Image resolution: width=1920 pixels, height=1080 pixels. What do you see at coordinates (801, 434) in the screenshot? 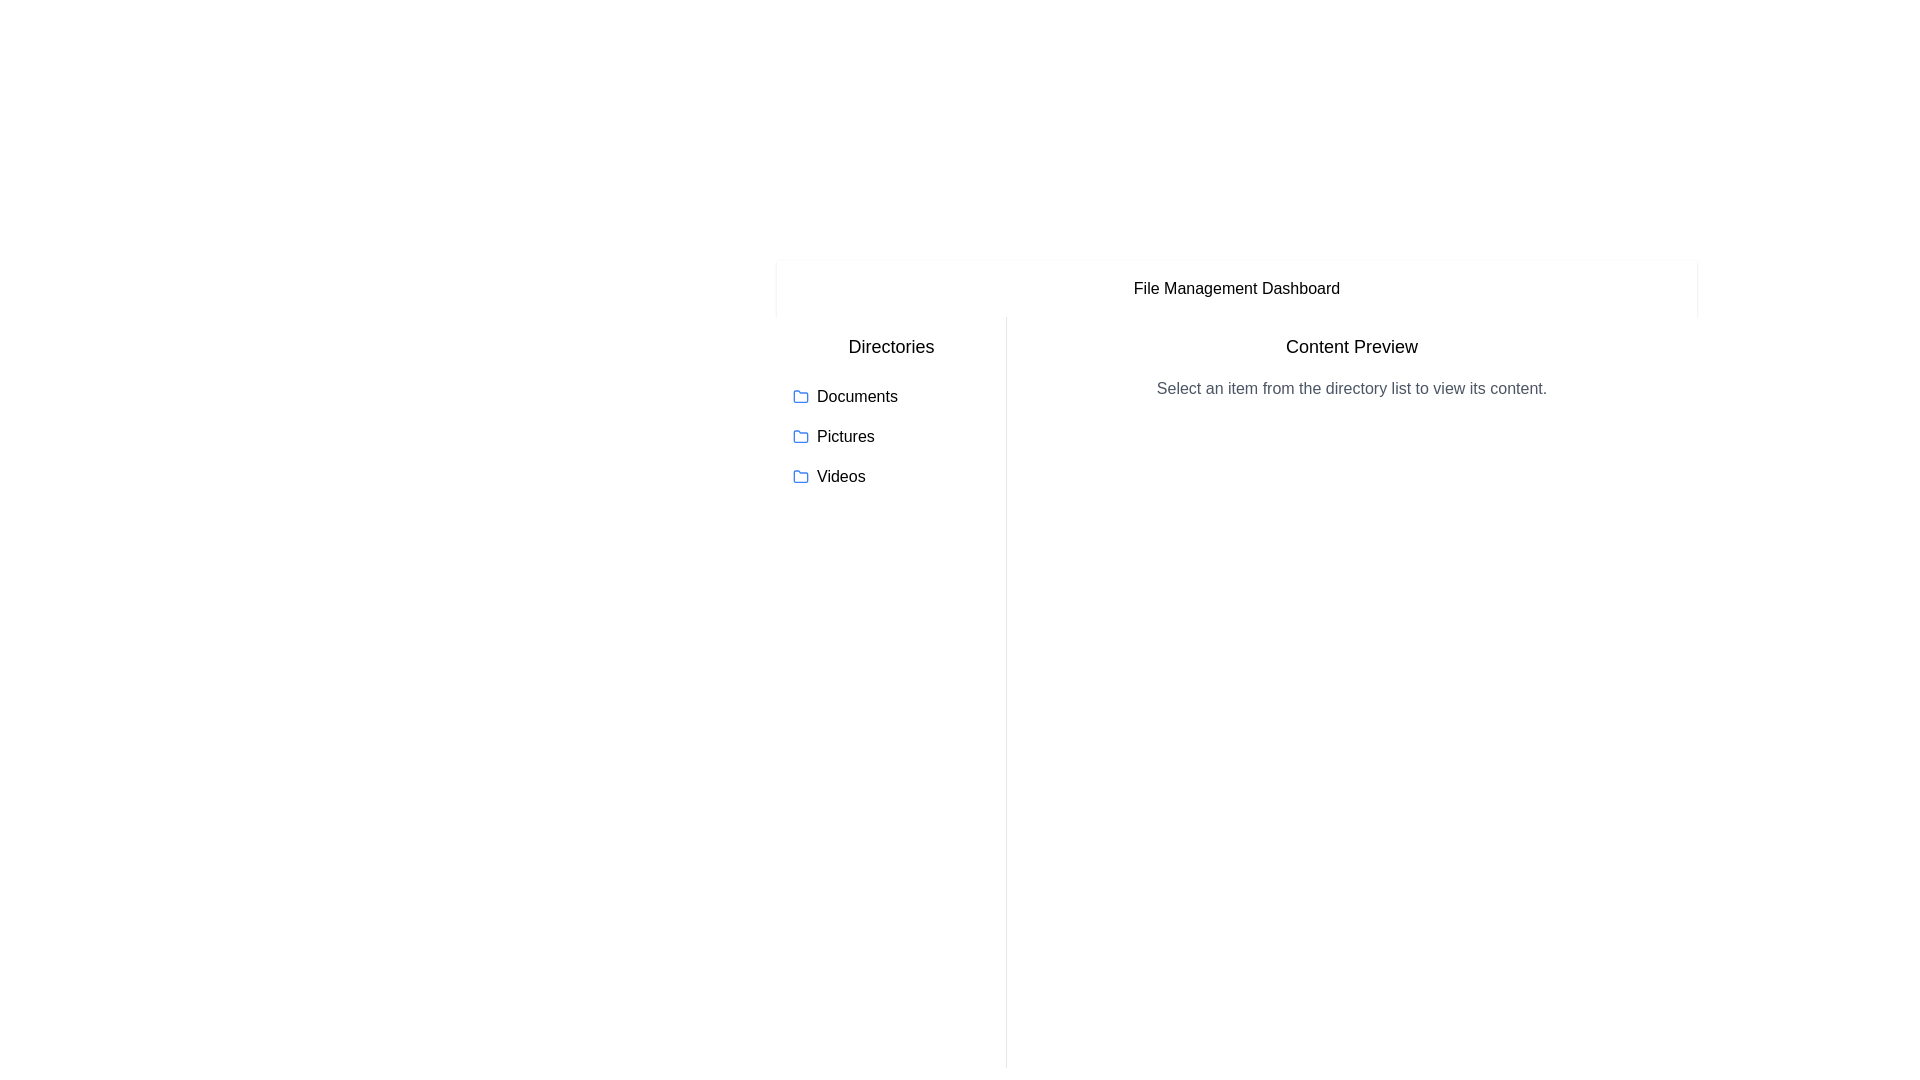
I see `the folder icon representing the 'Pictures' directory to interact with it` at bounding box center [801, 434].